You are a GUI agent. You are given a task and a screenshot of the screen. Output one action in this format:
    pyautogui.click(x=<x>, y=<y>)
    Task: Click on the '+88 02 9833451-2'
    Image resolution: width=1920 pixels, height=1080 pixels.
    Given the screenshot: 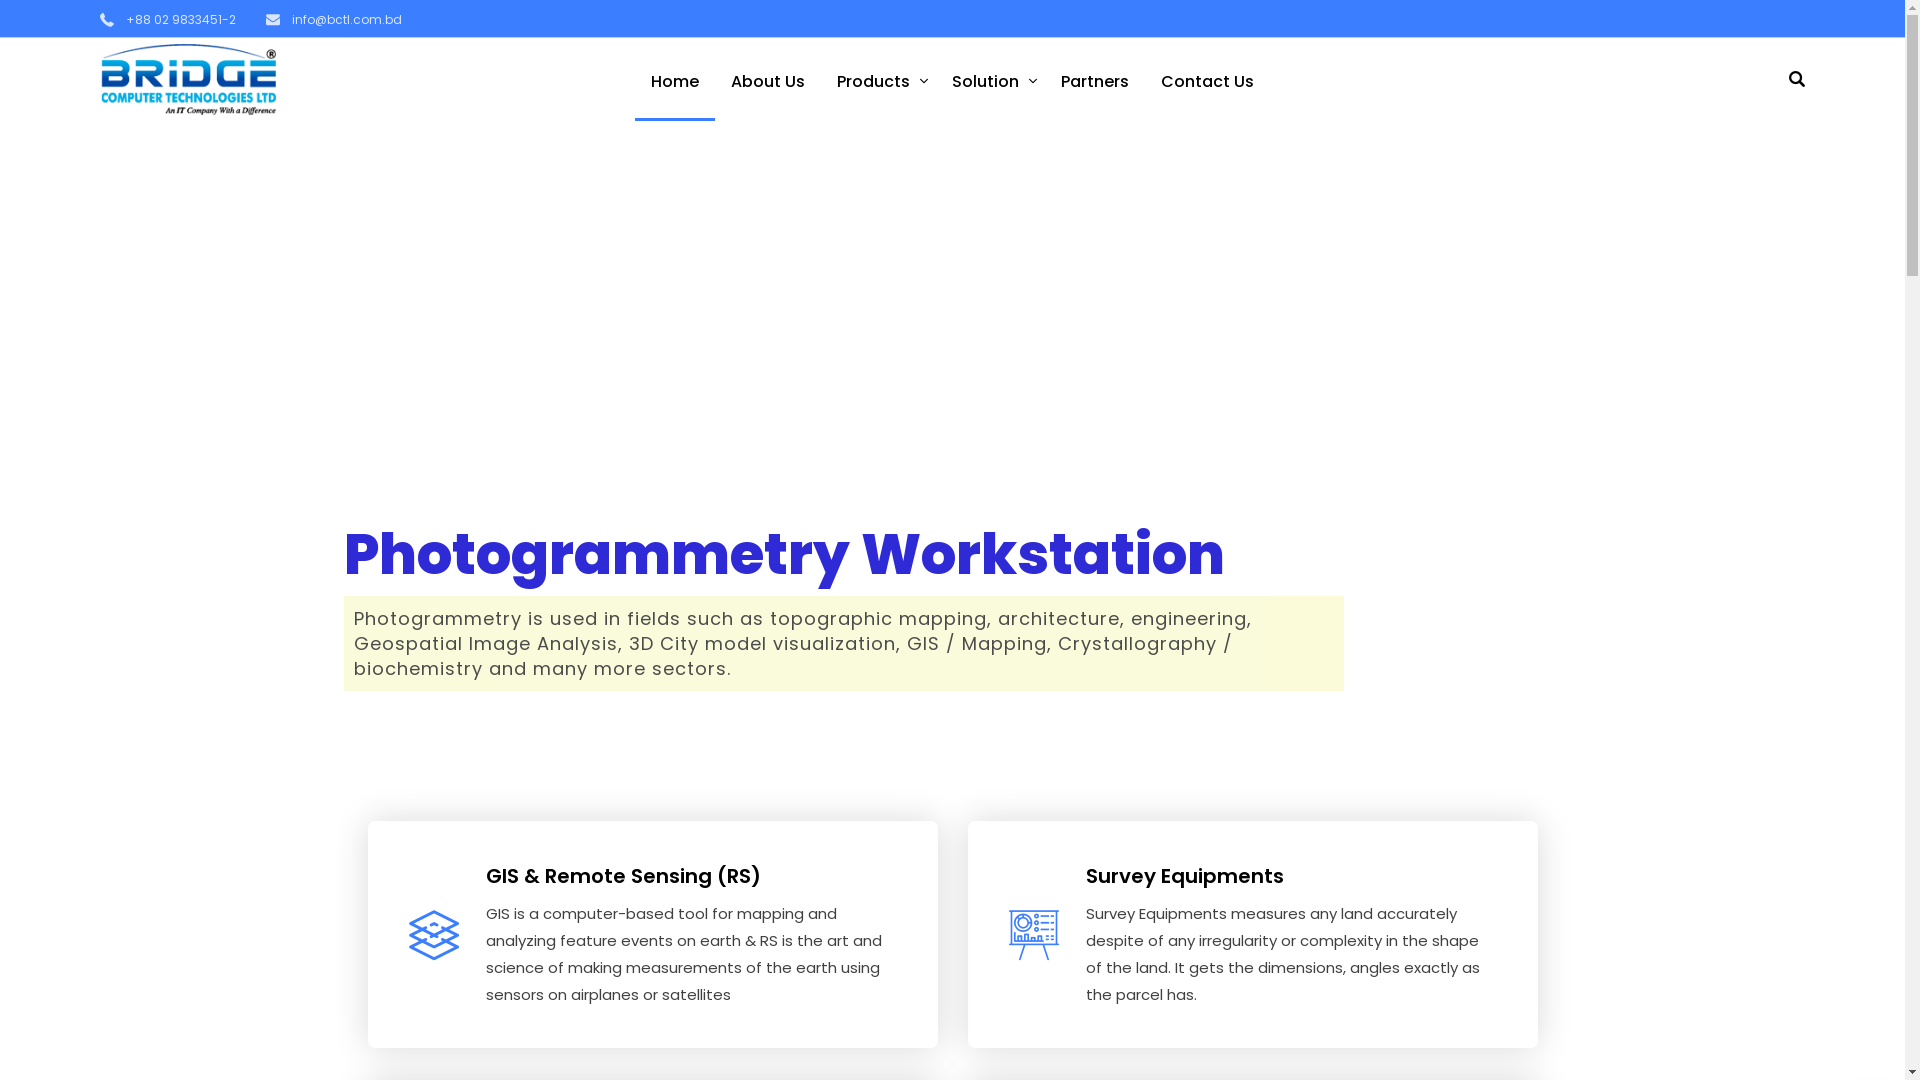 What is the action you would take?
    pyautogui.click(x=99, y=19)
    